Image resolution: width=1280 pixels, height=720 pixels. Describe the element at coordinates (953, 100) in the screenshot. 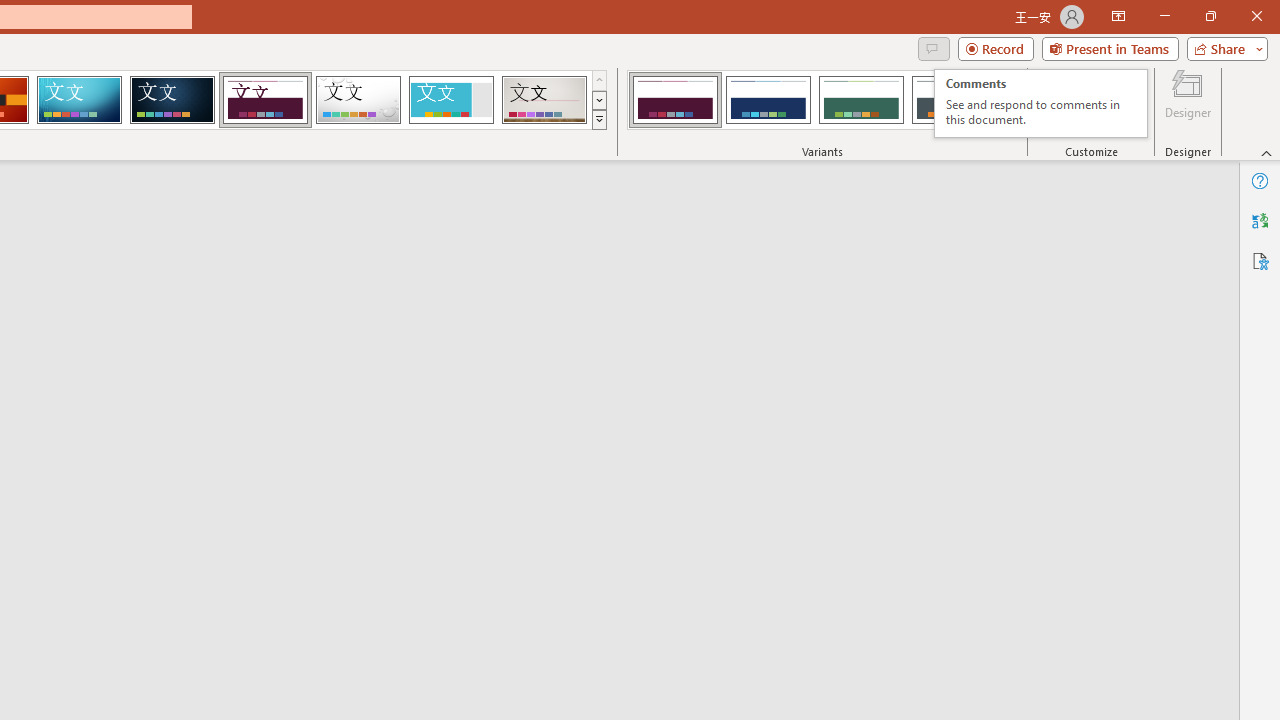

I see `'Dividend Variant 4'` at that location.